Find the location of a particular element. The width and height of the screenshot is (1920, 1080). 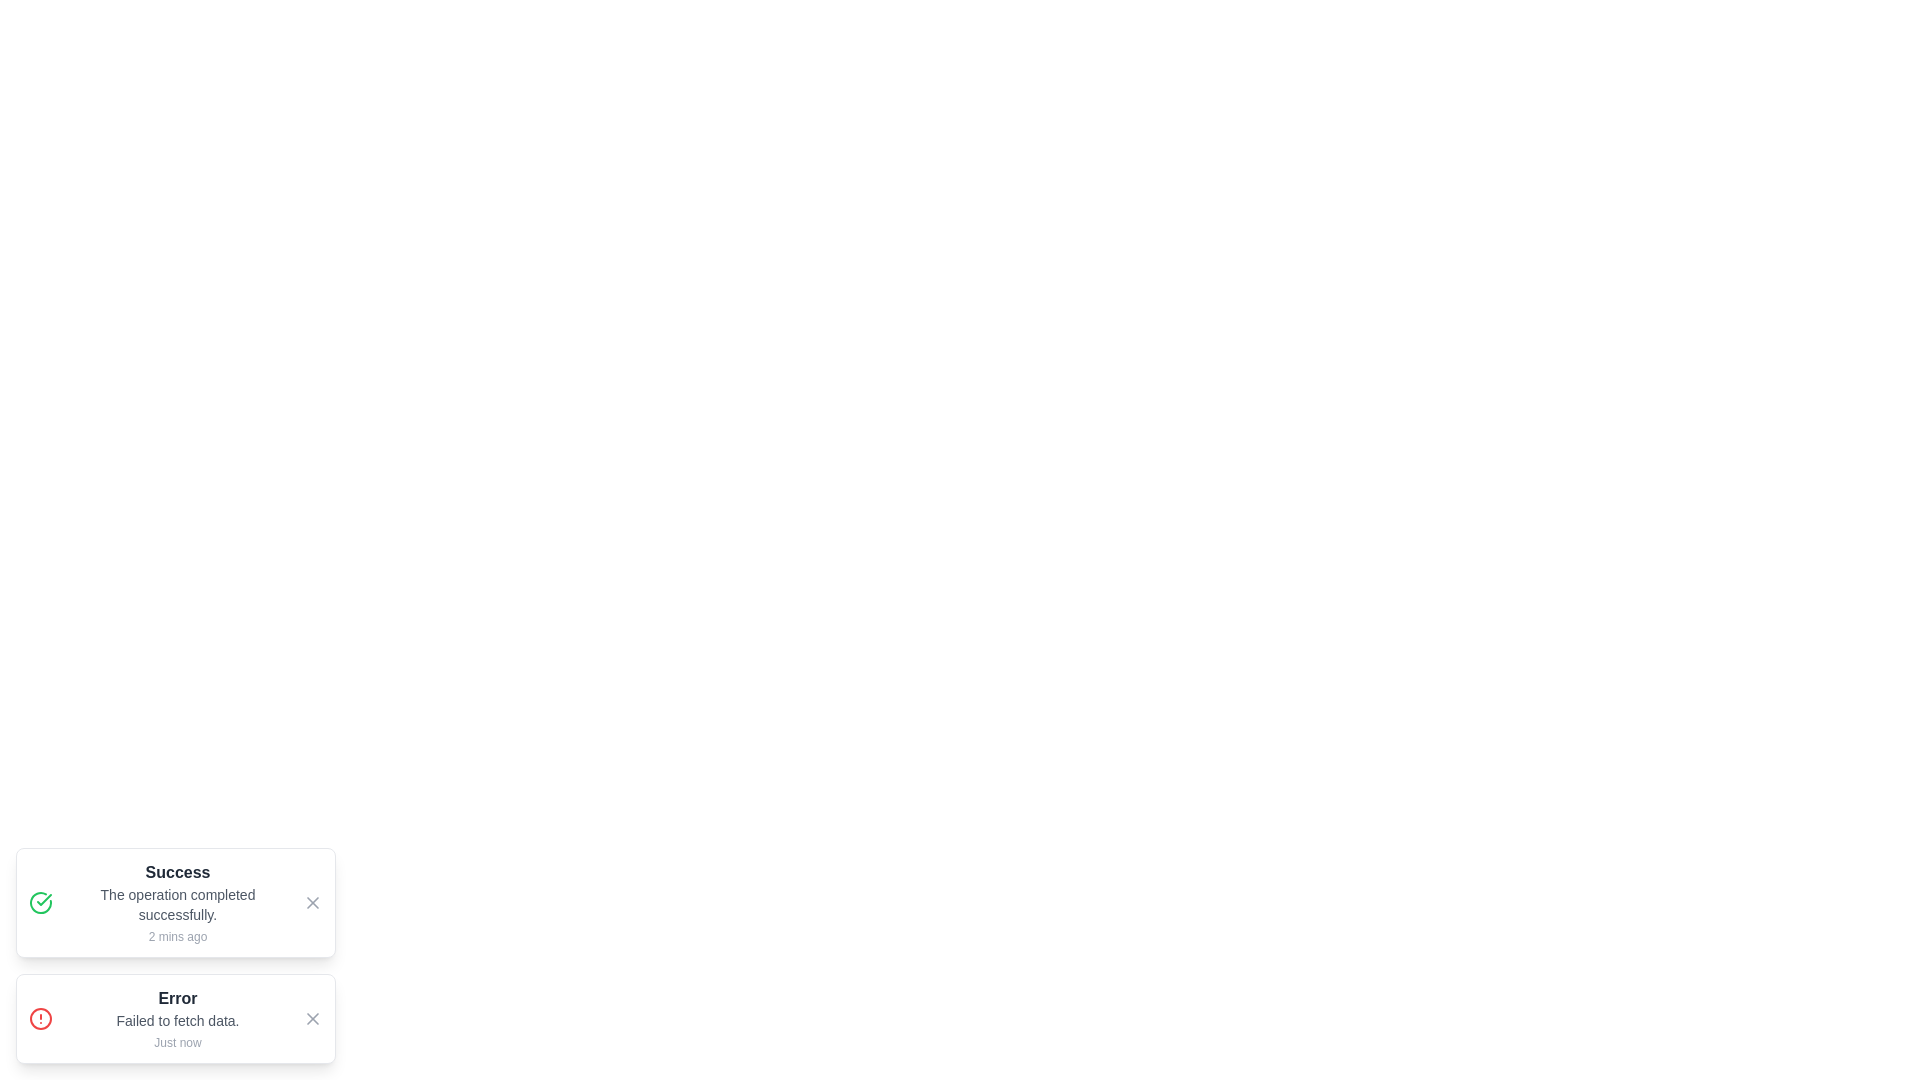

the static text element displaying the word 'Error' in bold, dark-gray font, which is centrally aligned at the top of the message card is located at coordinates (177, 999).